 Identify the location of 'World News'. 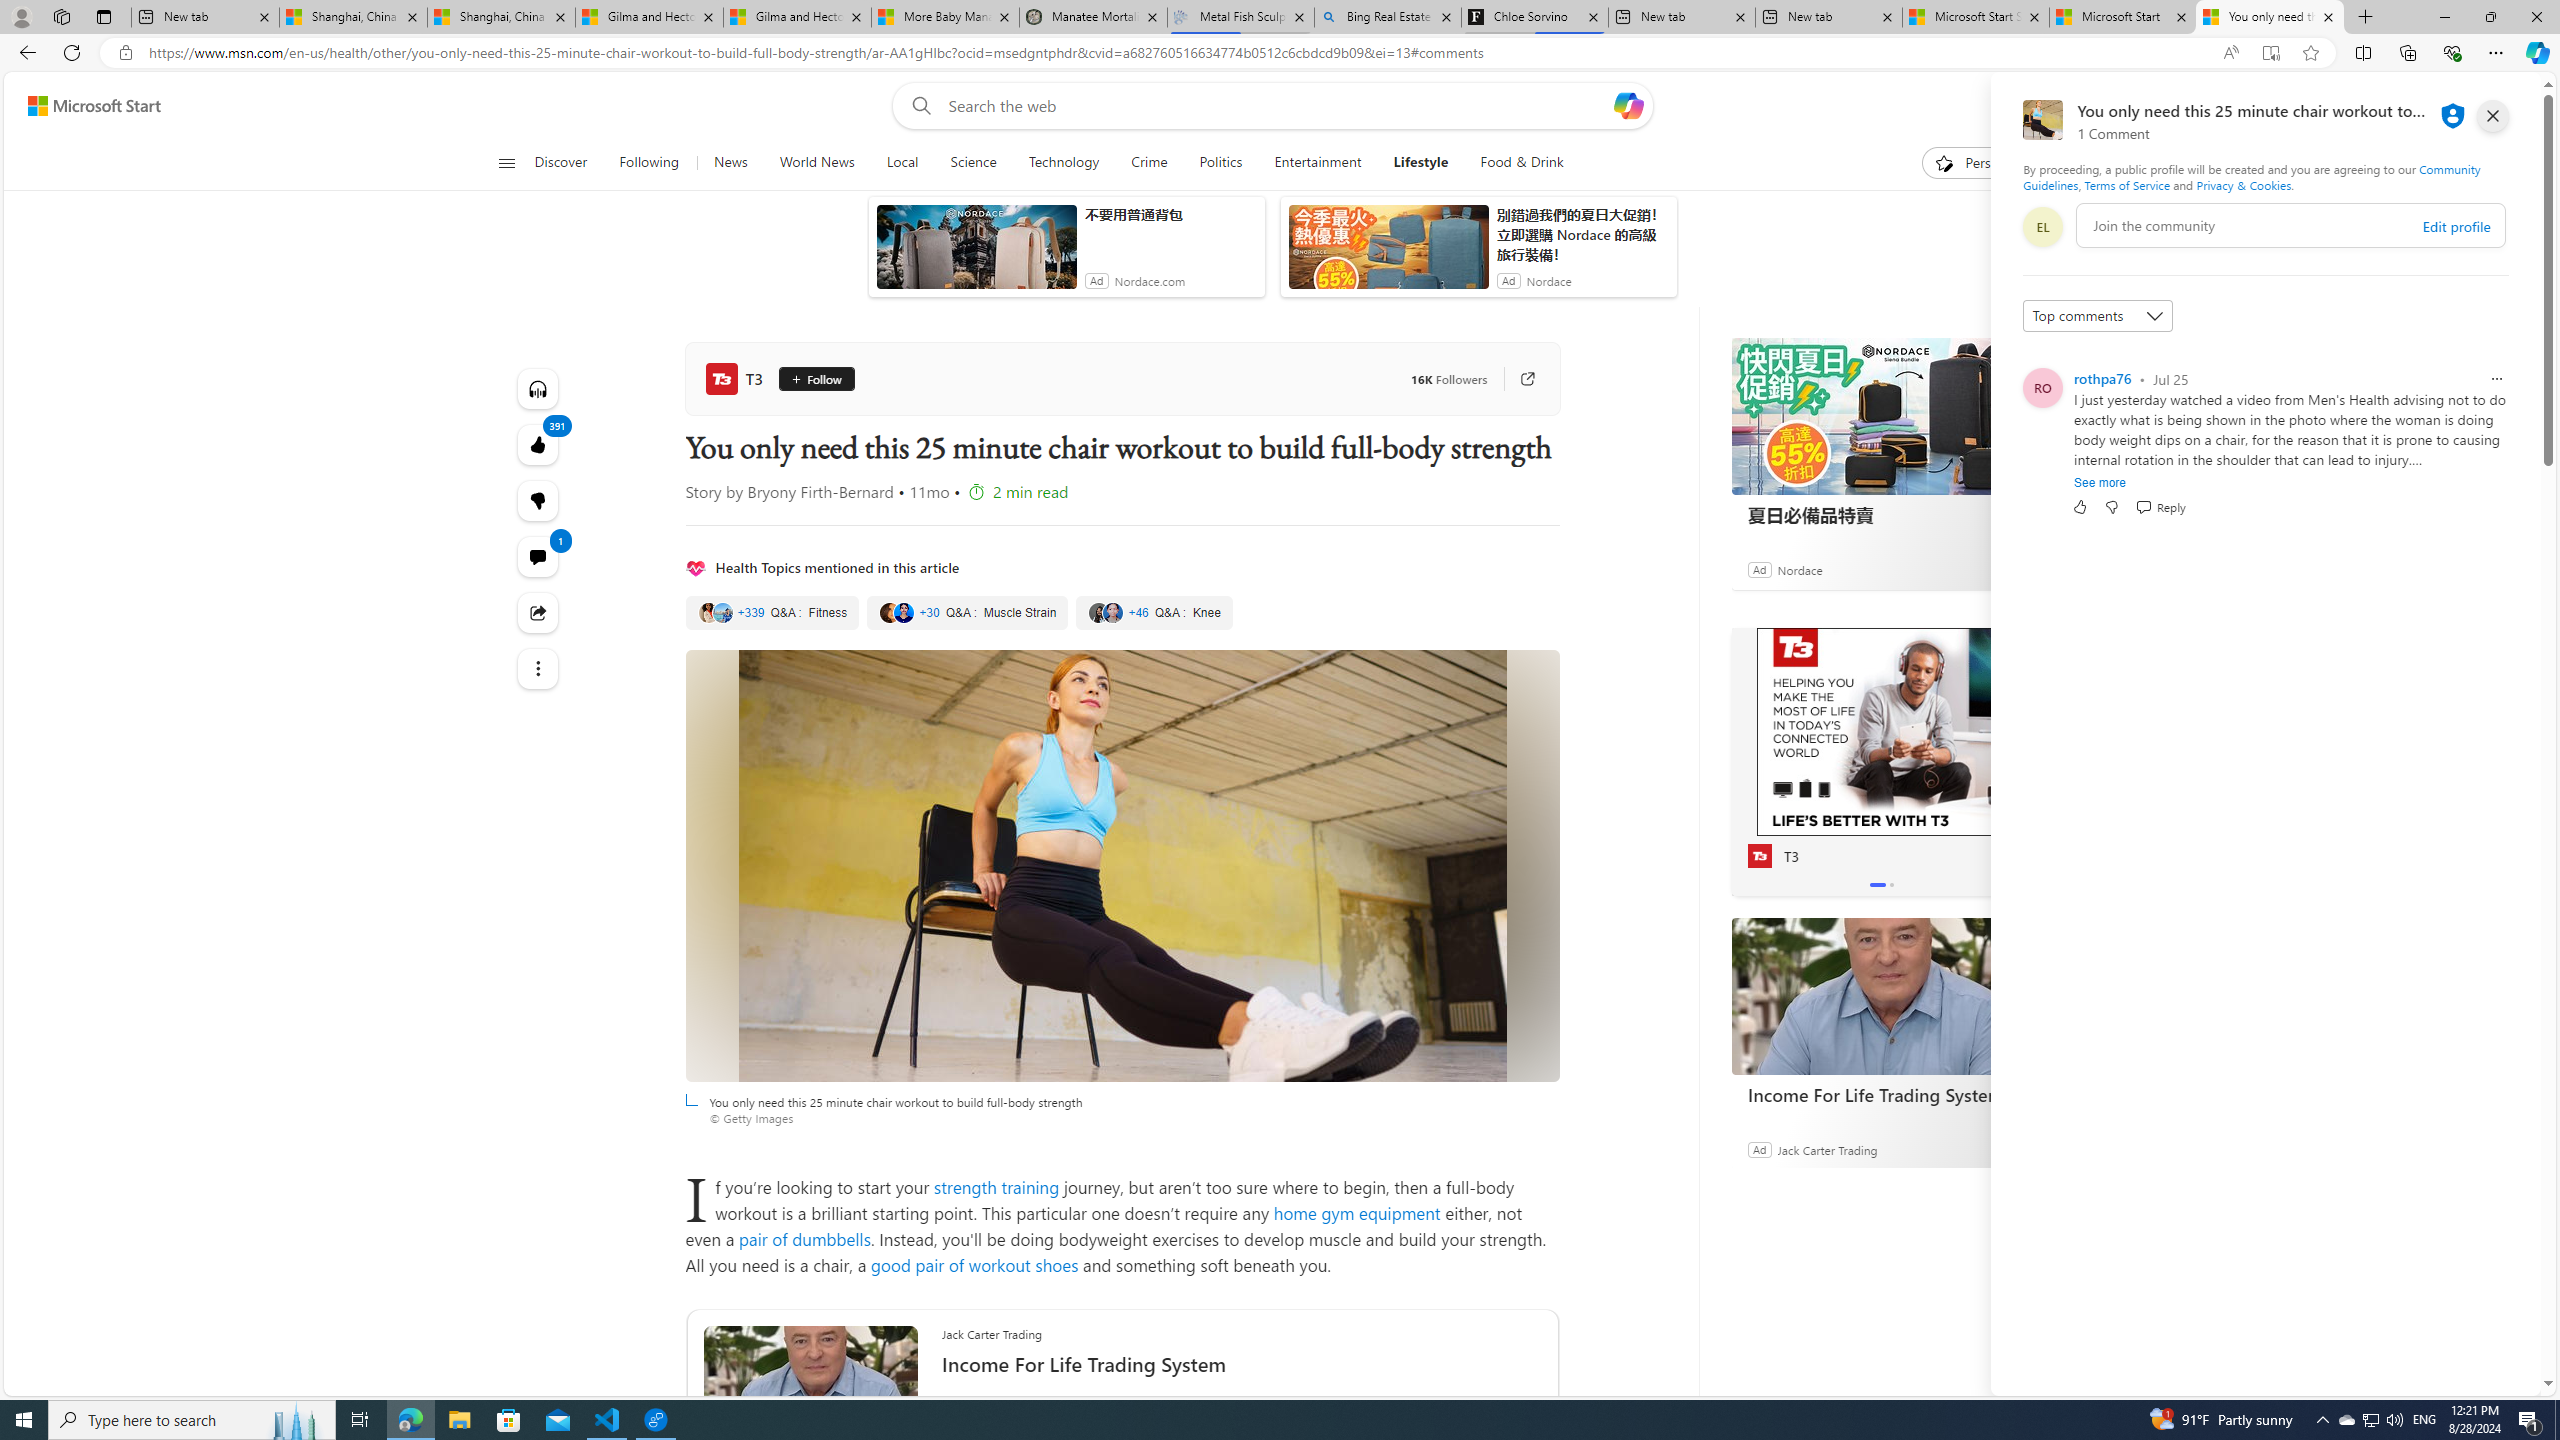
(815, 162).